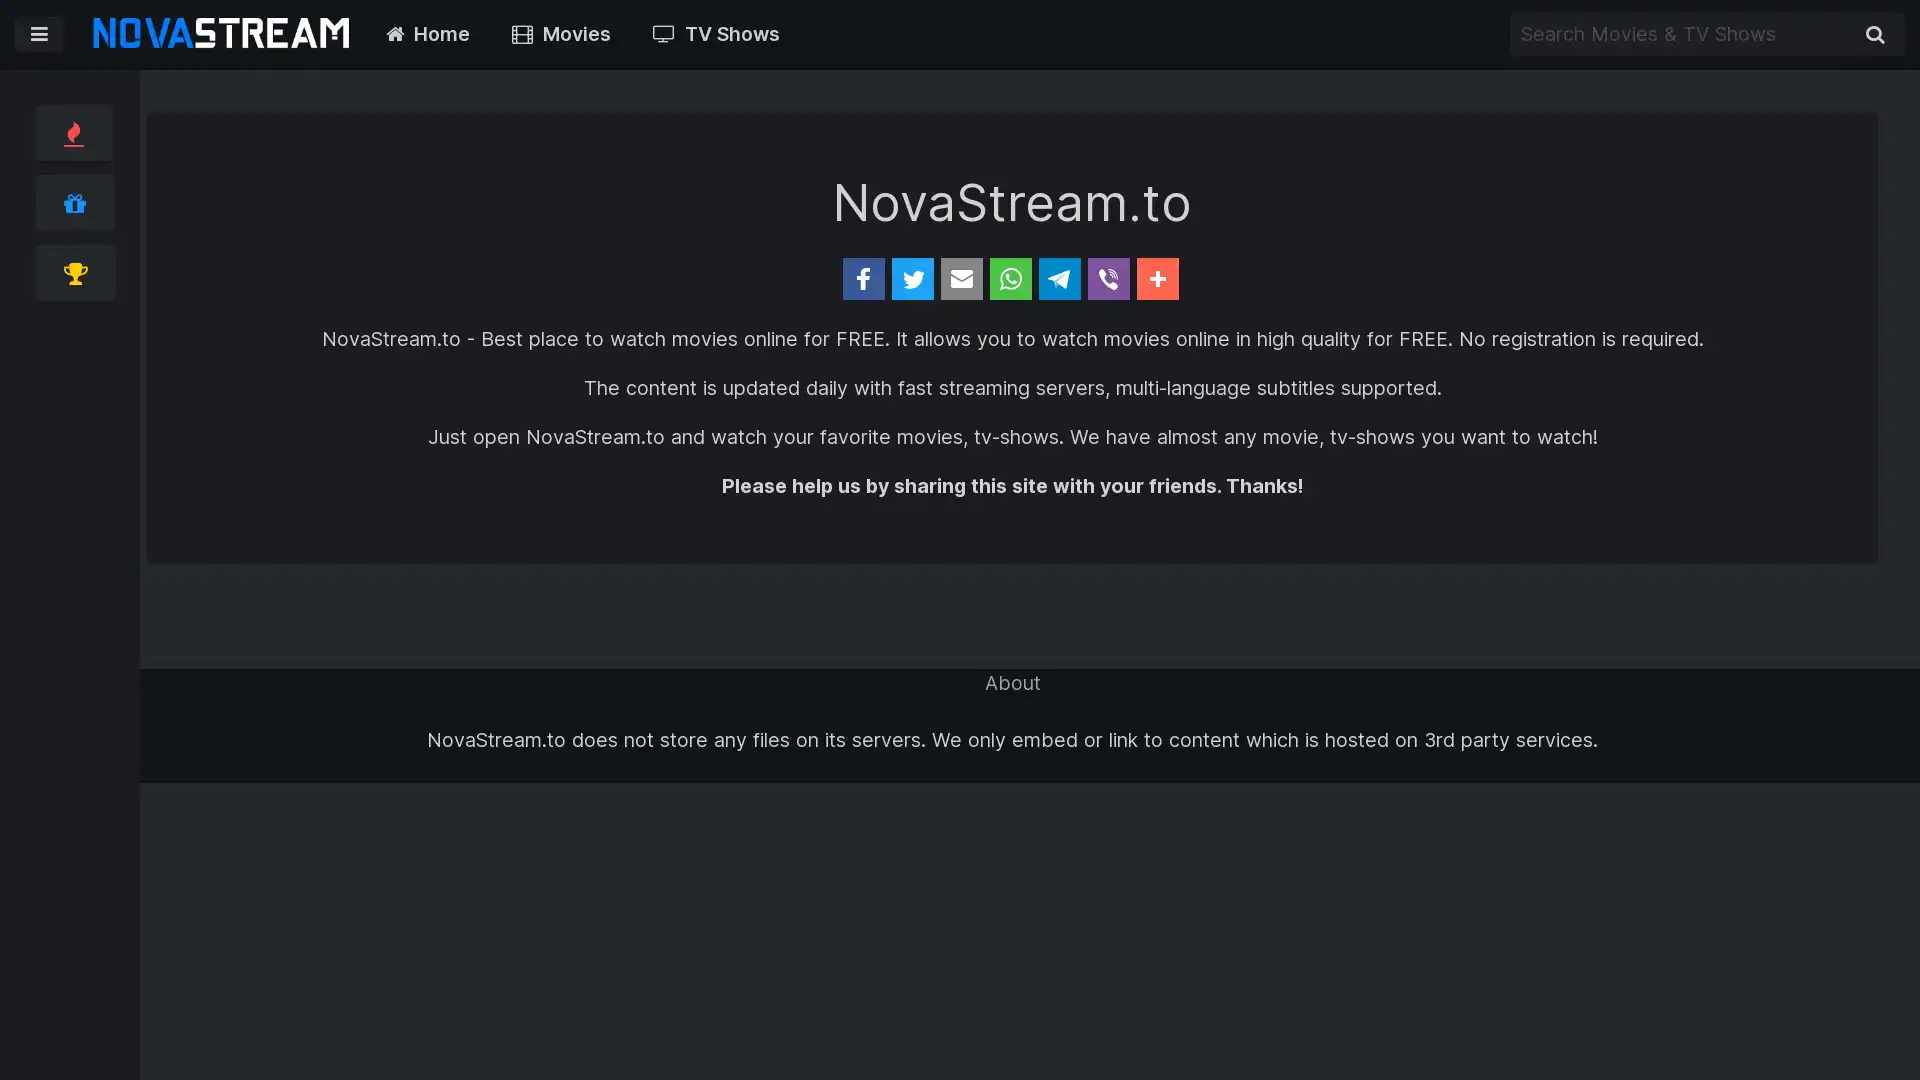 The width and height of the screenshot is (1920, 1080). What do you see at coordinates (1242, 278) in the screenshot?
I see `Share to Viber Viber` at bounding box center [1242, 278].